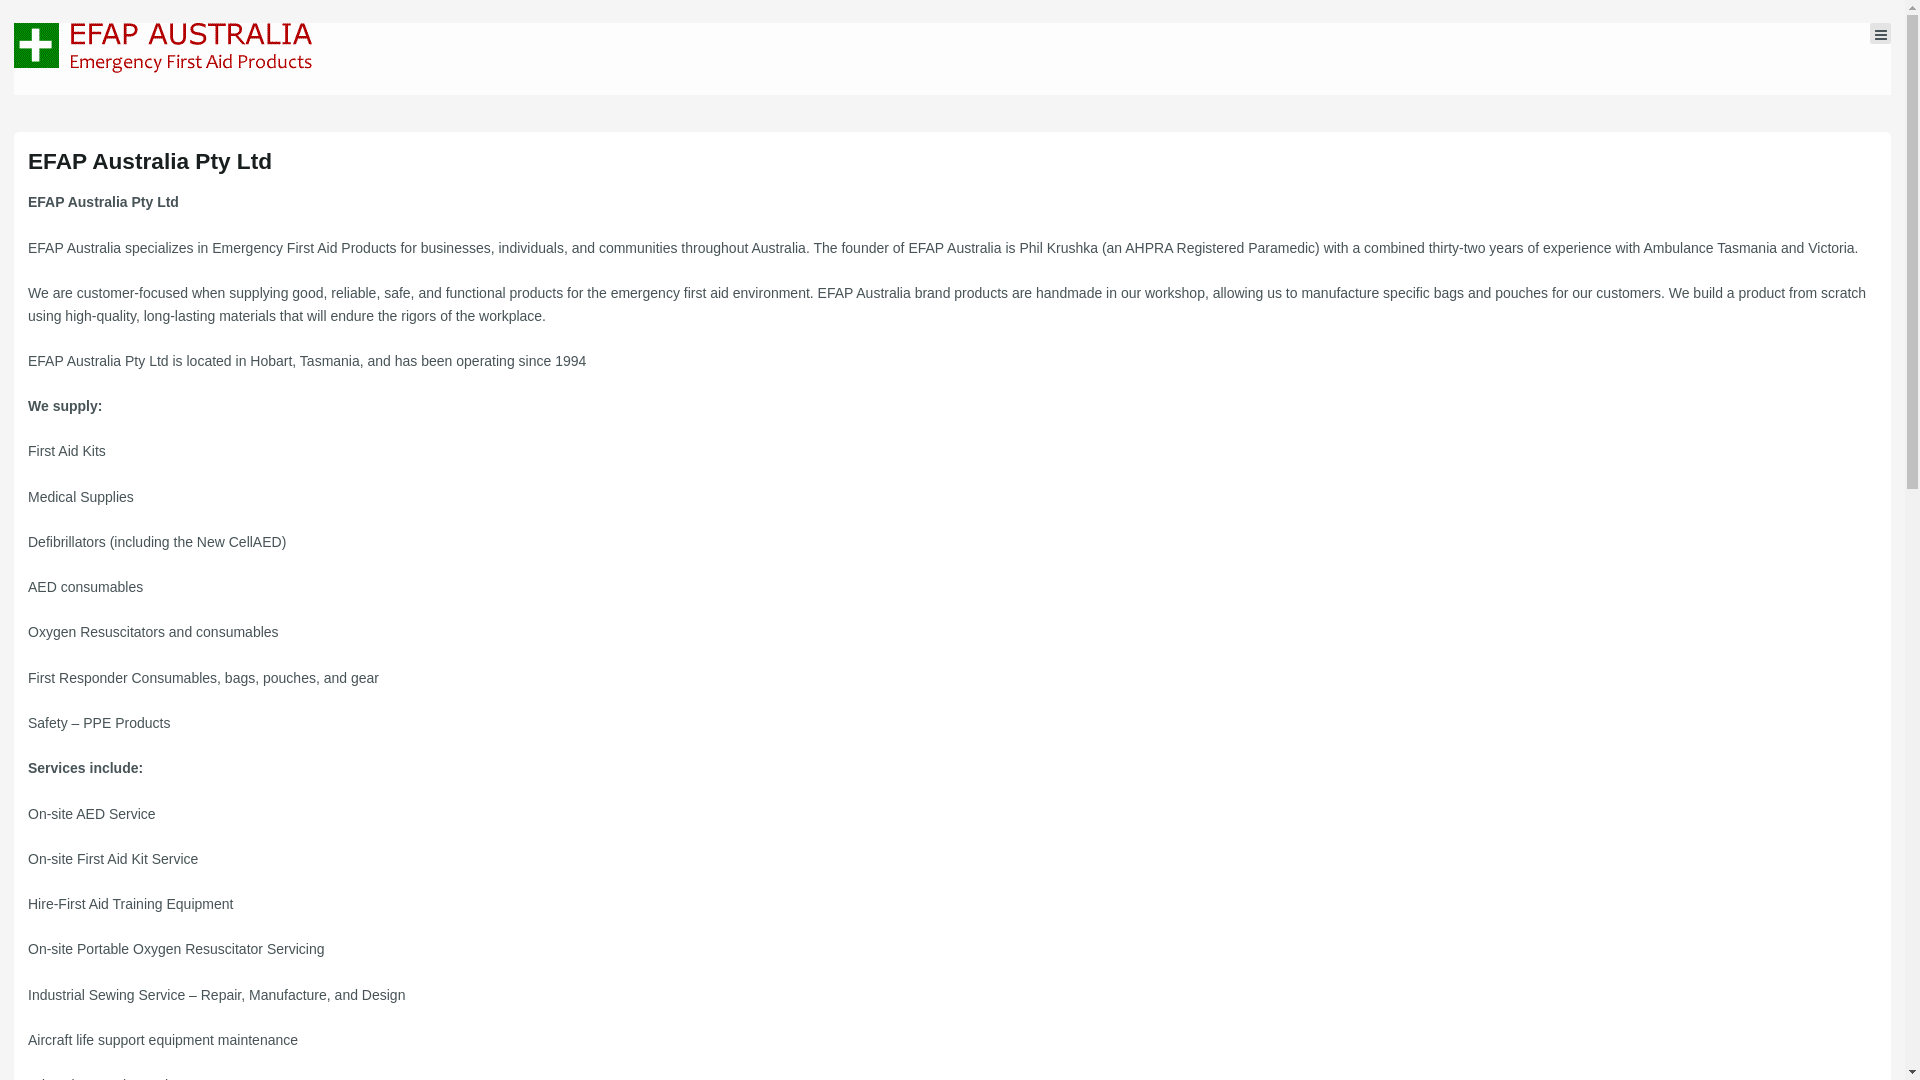  I want to click on 'Emergency First Aid Products Tasmania', so click(163, 46).